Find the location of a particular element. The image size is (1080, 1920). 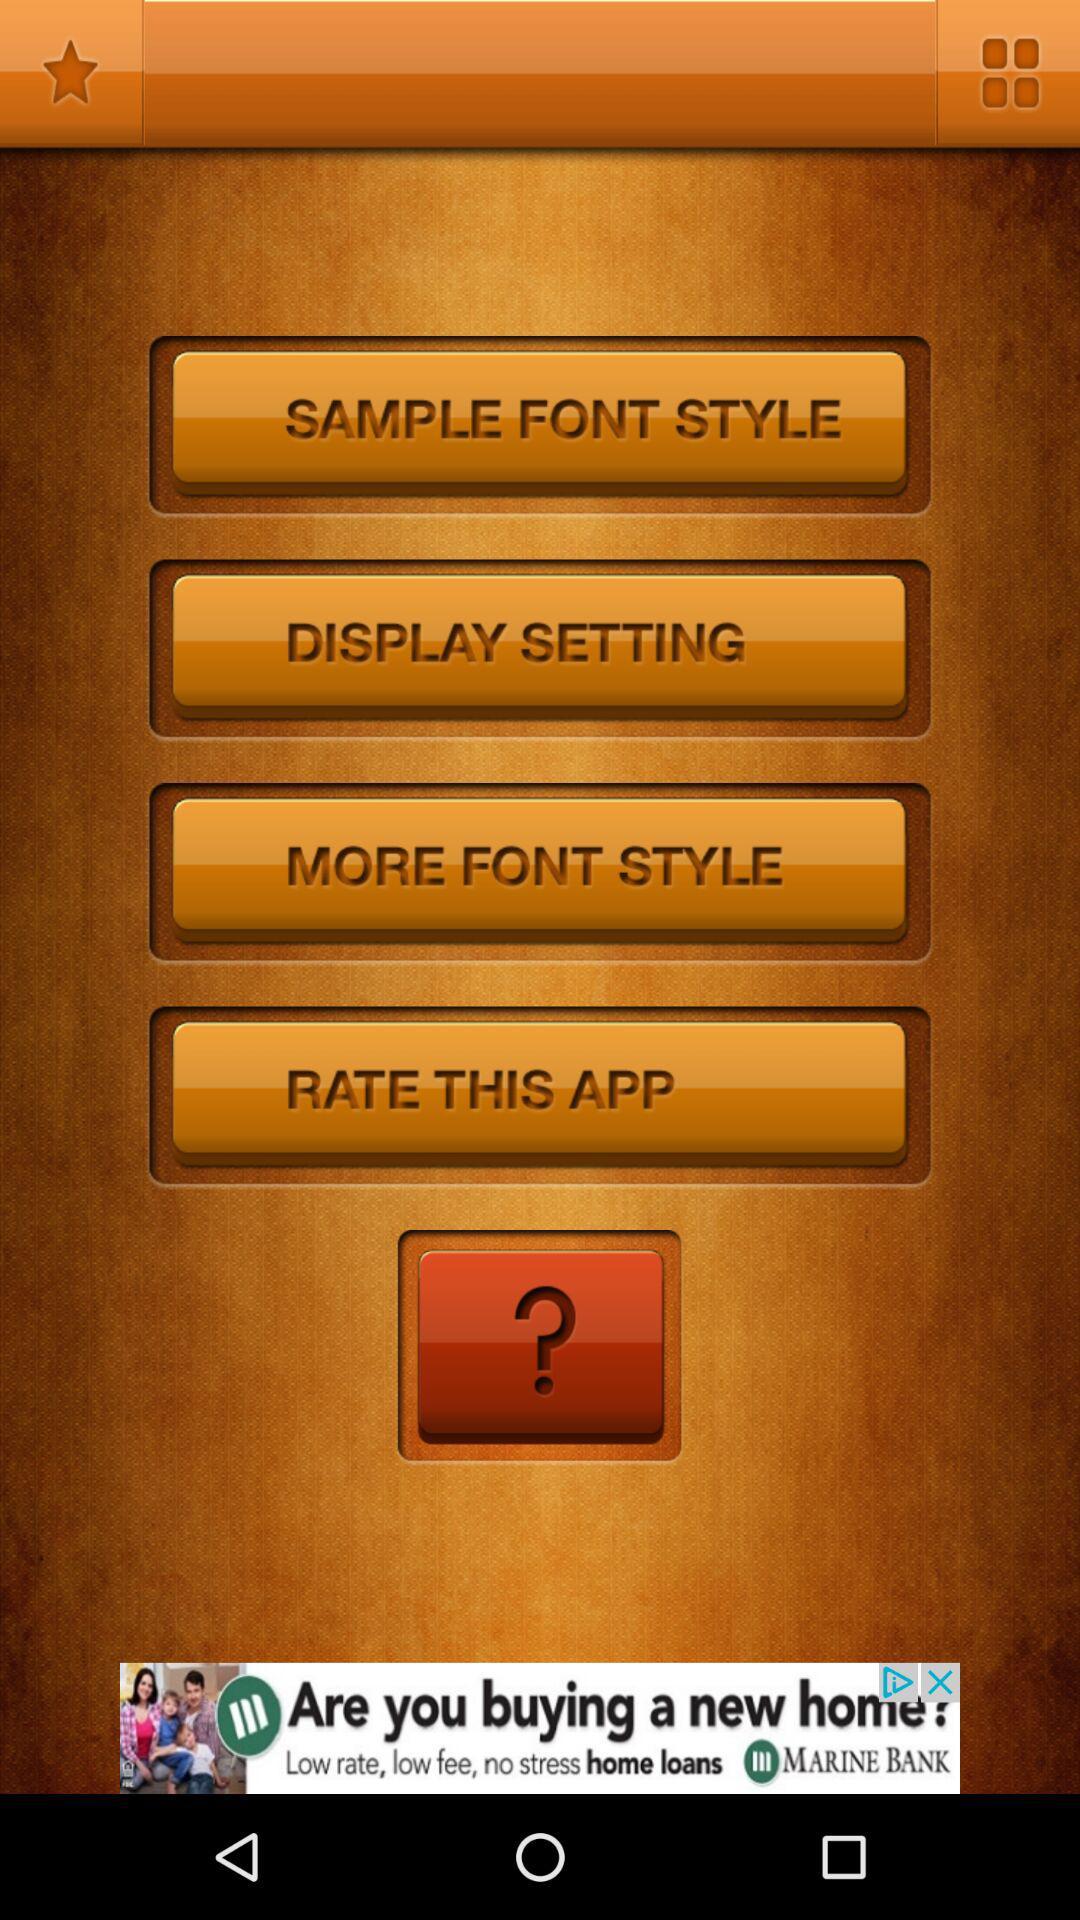

share the article is located at coordinates (540, 1727).